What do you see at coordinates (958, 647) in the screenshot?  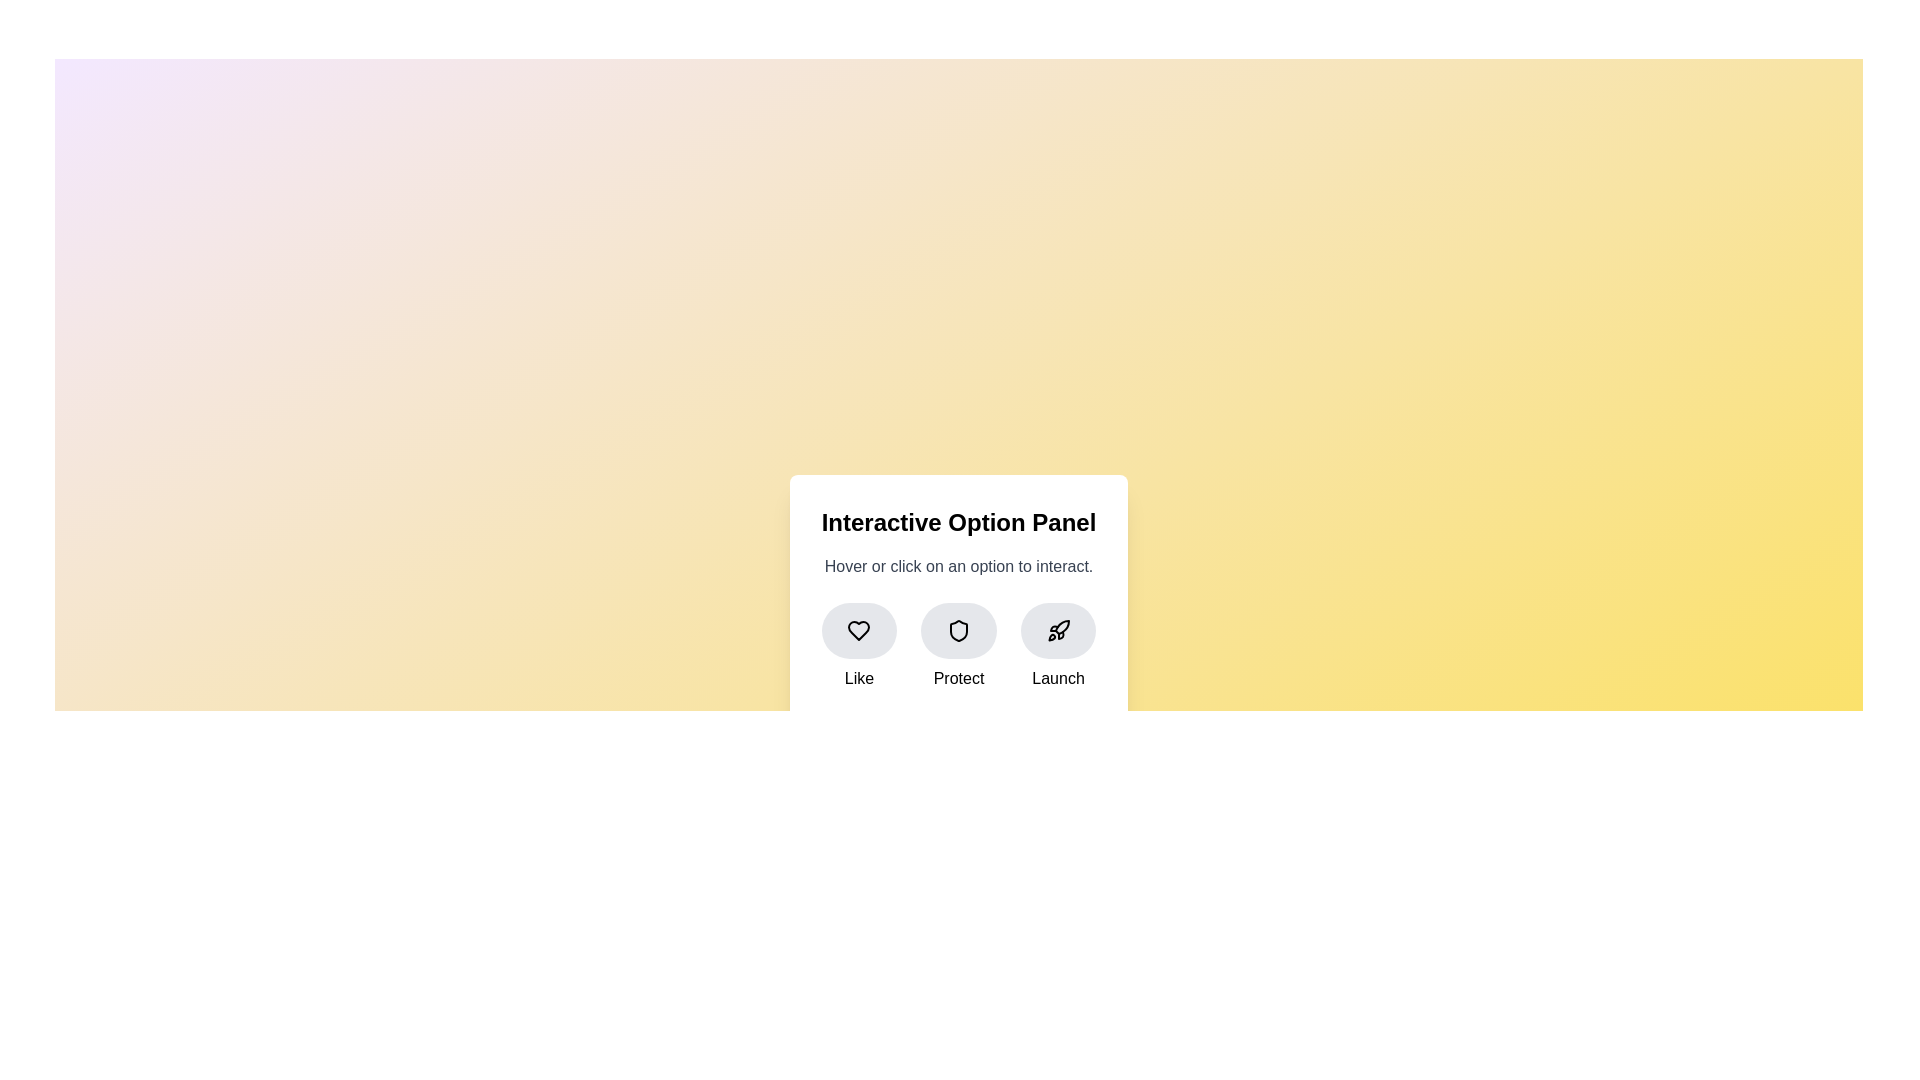 I see `the 'Protect' button, which features a shield icon and is styled with a gray background, located at the center of a grid layout among three buttons` at bounding box center [958, 647].